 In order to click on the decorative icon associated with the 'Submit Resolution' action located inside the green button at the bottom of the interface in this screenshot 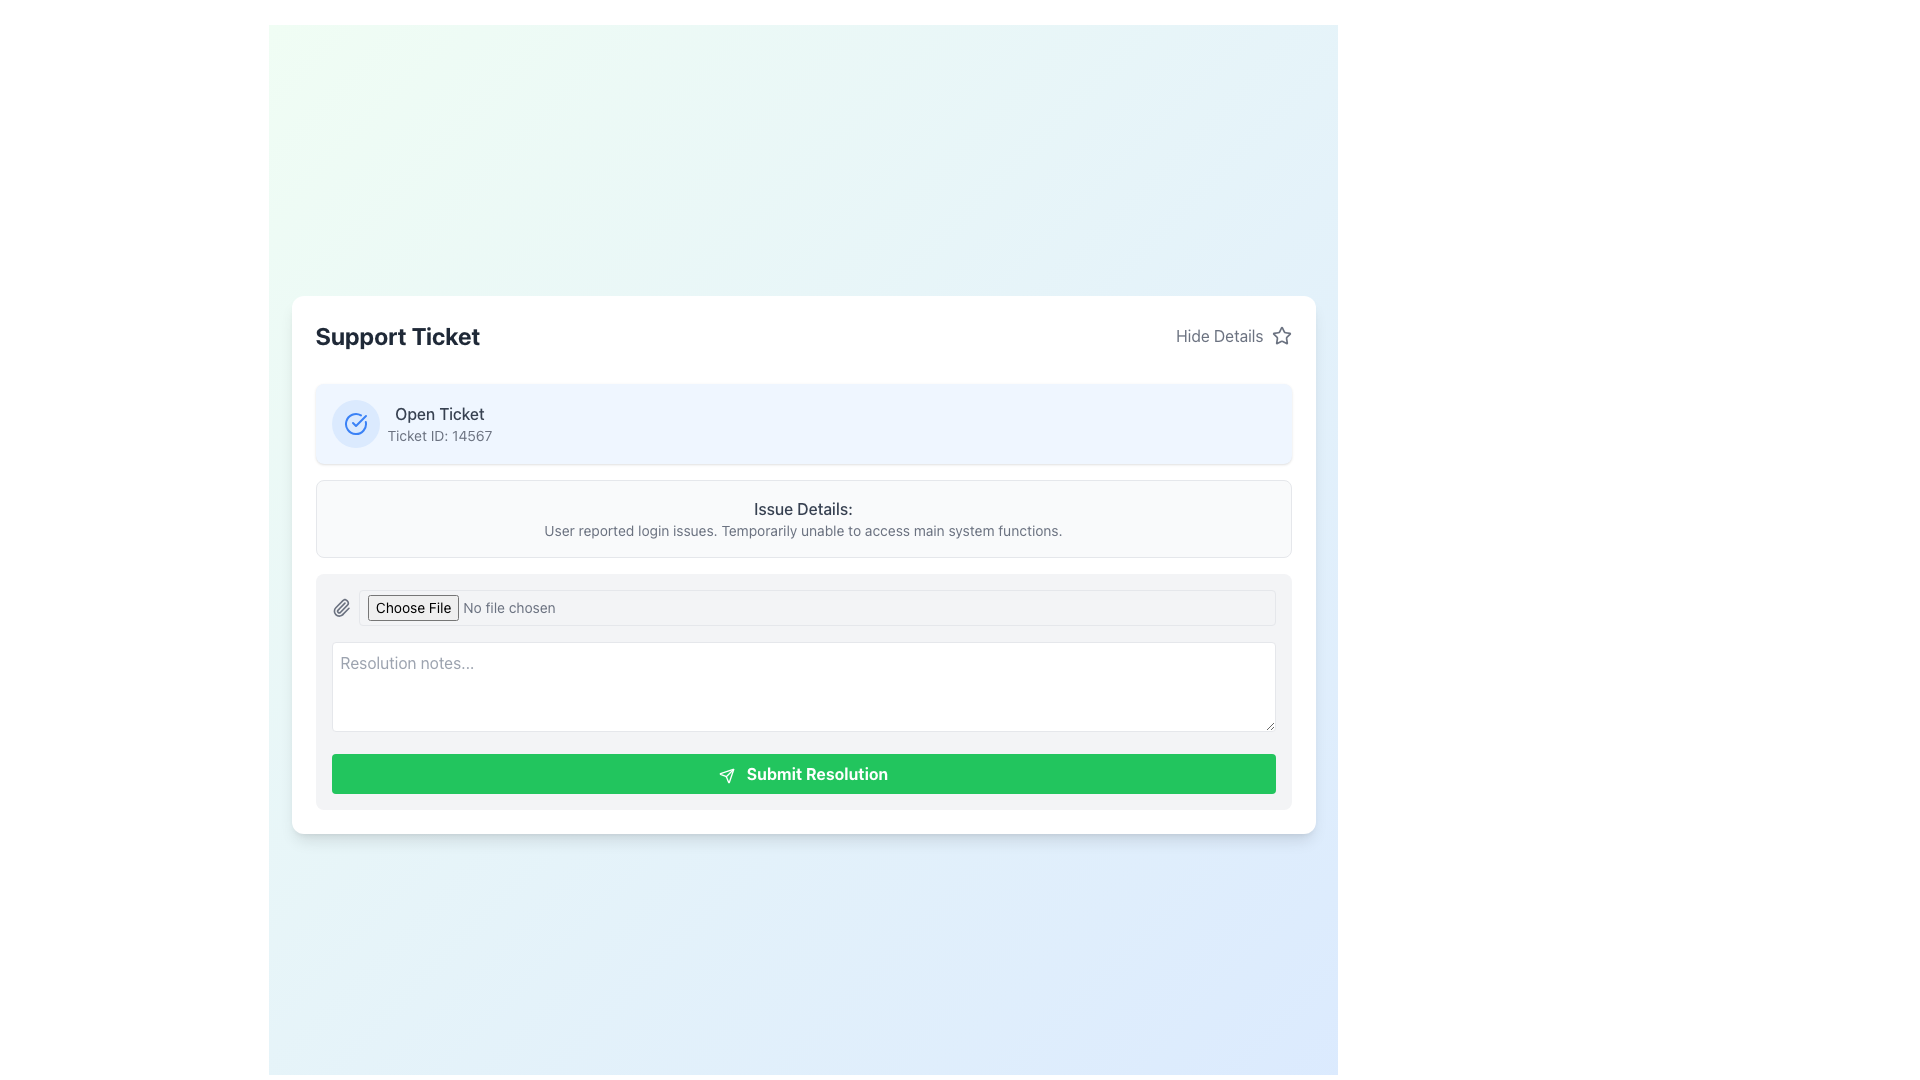, I will do `click(725, 774)`.